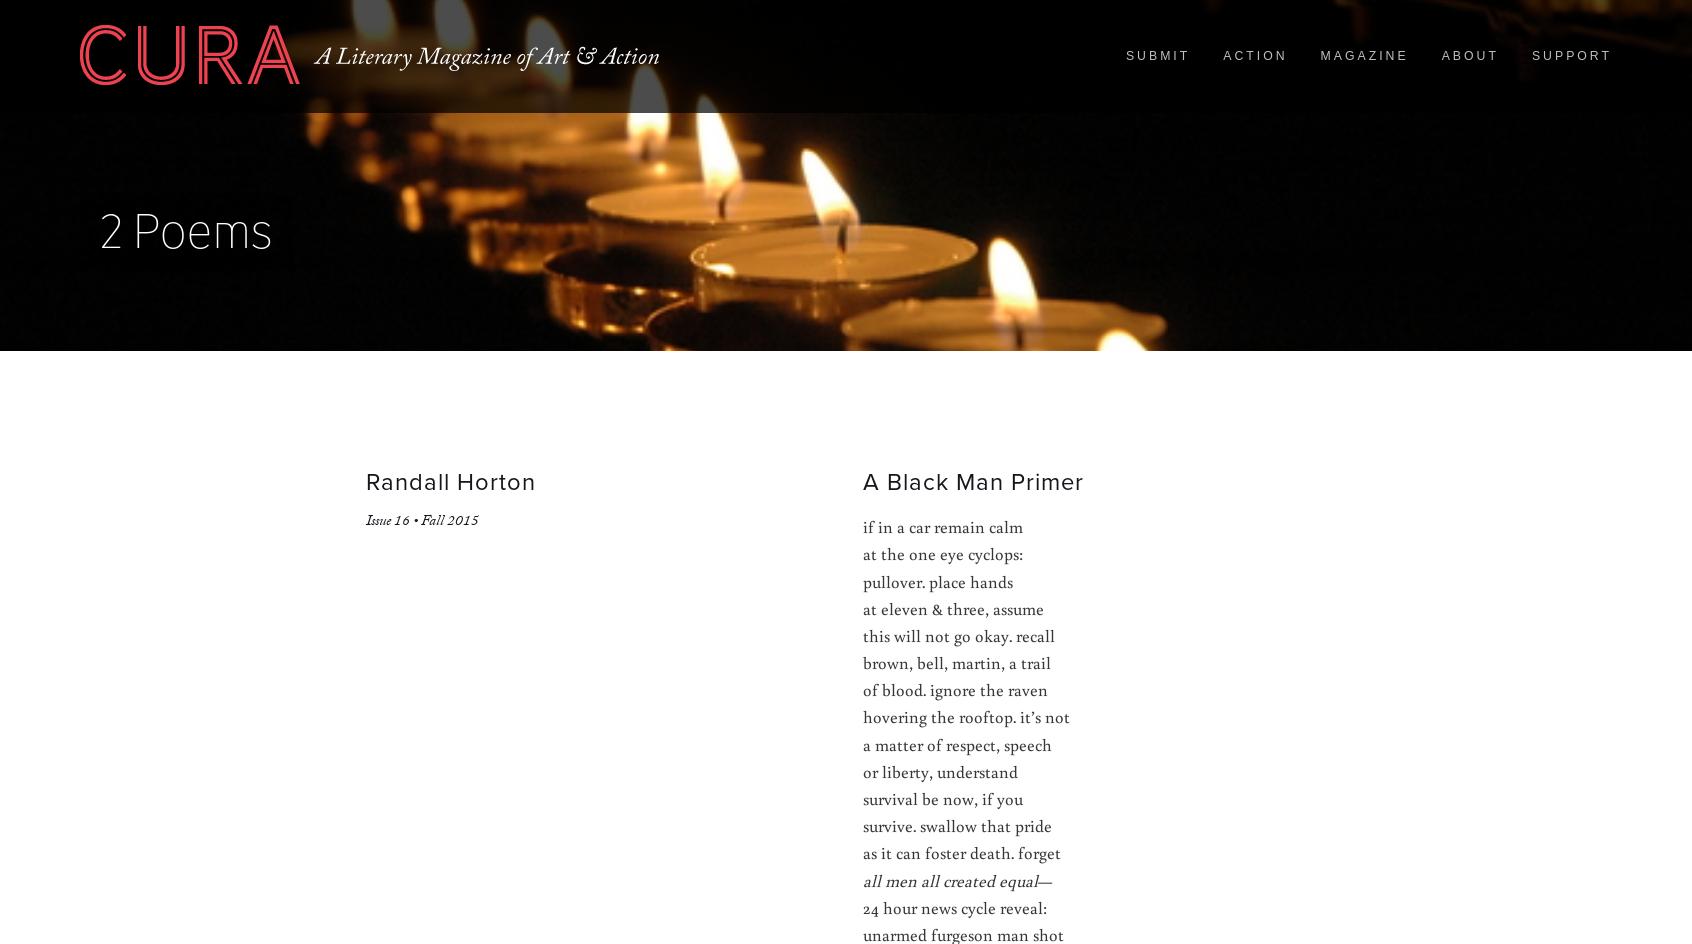  What do you see at coordinates (962, 852) in the screenshot?
I see `'as it can foster death. forget'` at bounding box center [962, 852].